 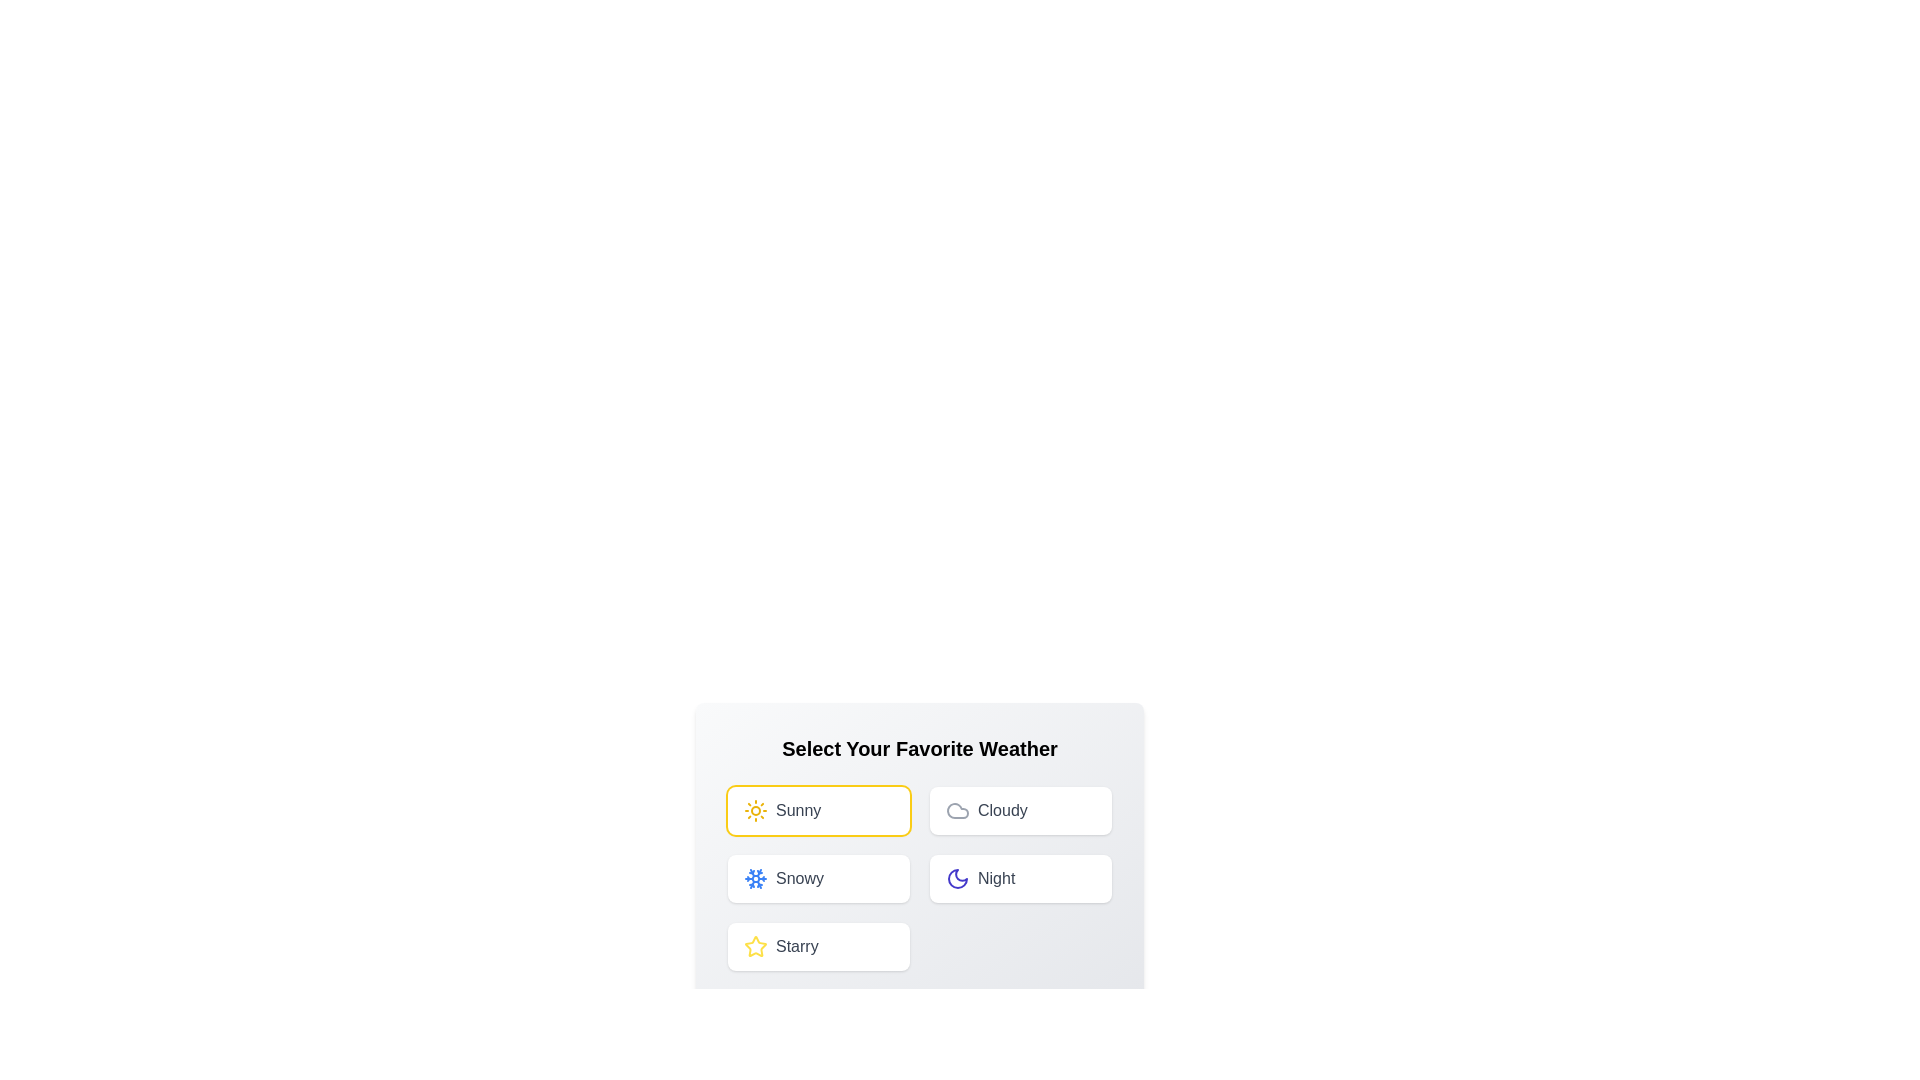 What do you see at coordinates (919, 748) in the screenshot?
I see `the text label displaying 'Select Your Favorite Weather', which is a large, bold, centered heading above the weather selection options` at bounding box center [919, 748].